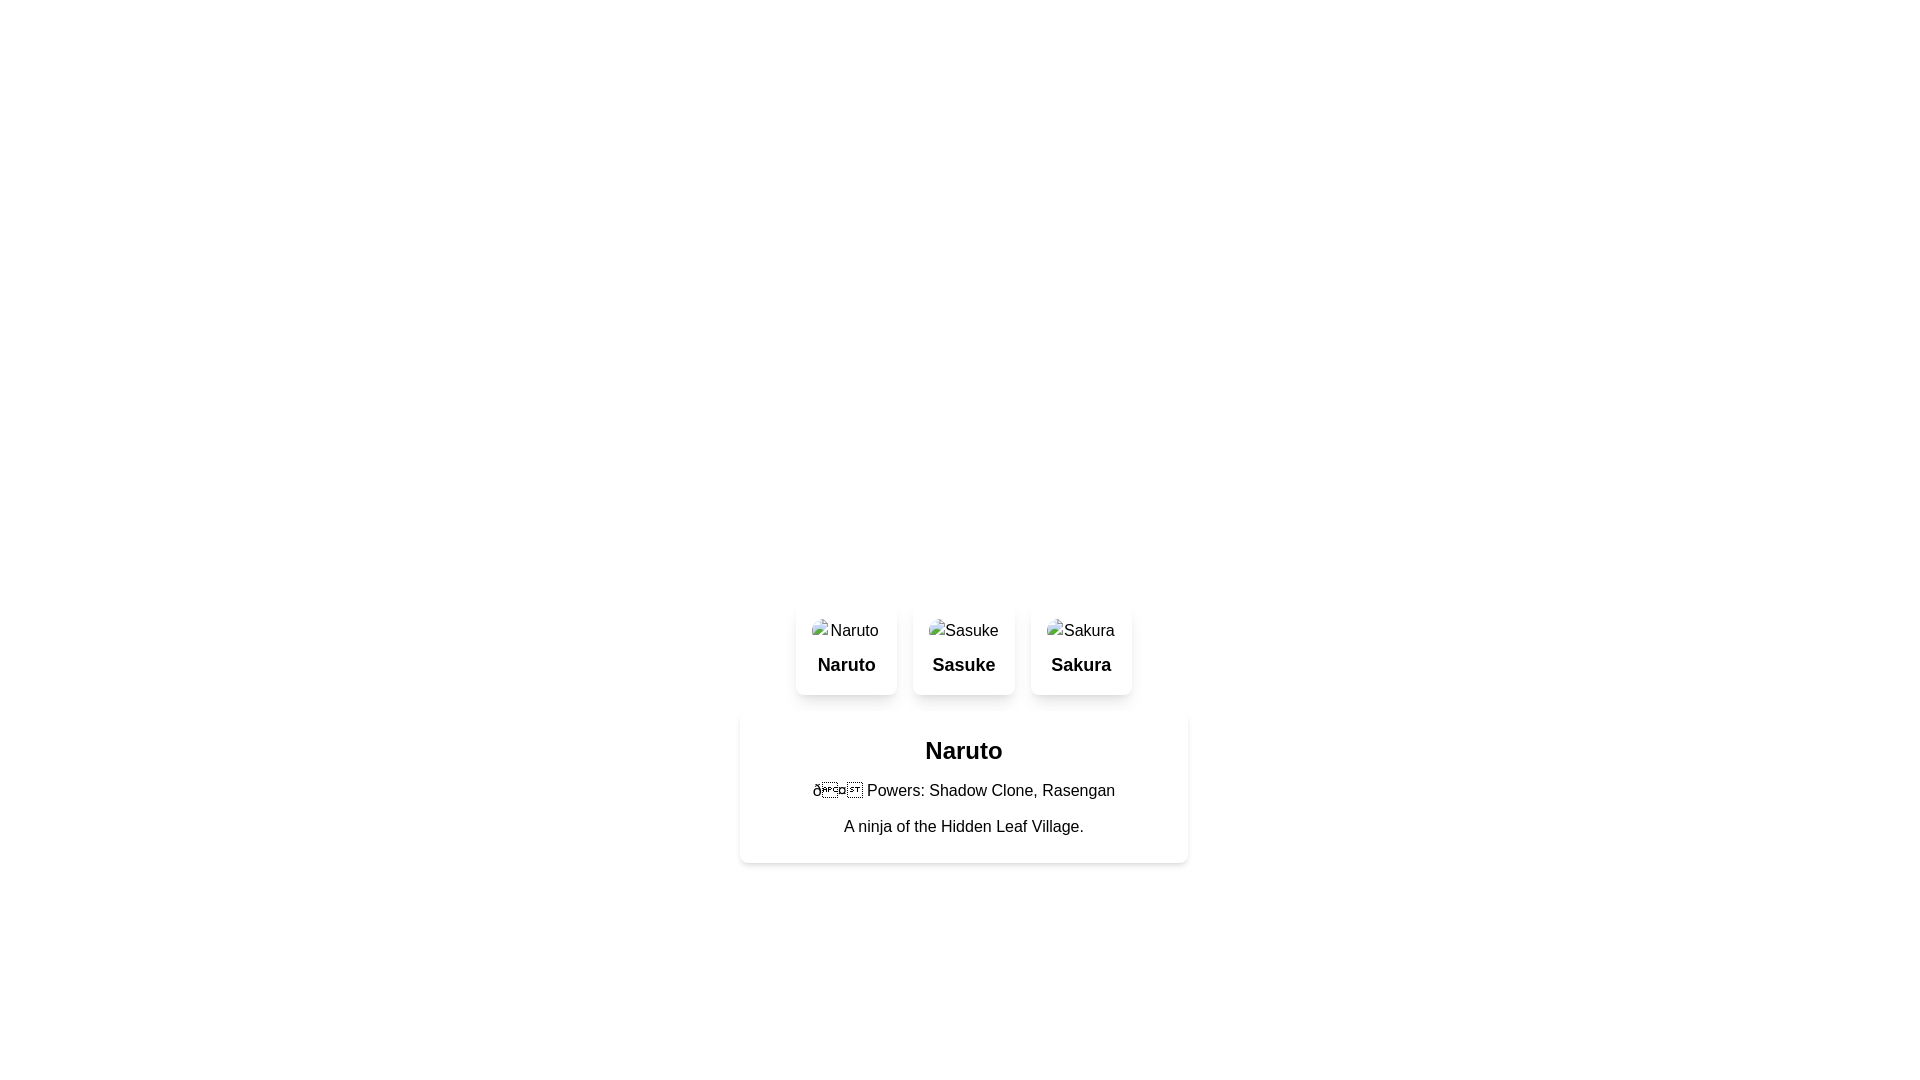  Describe the element at coordinates (1080, 631) in the screenshot. I see `the decorative image representing the character 'Sakura', located in the rightmost card of a row of three similar cards` at that location.